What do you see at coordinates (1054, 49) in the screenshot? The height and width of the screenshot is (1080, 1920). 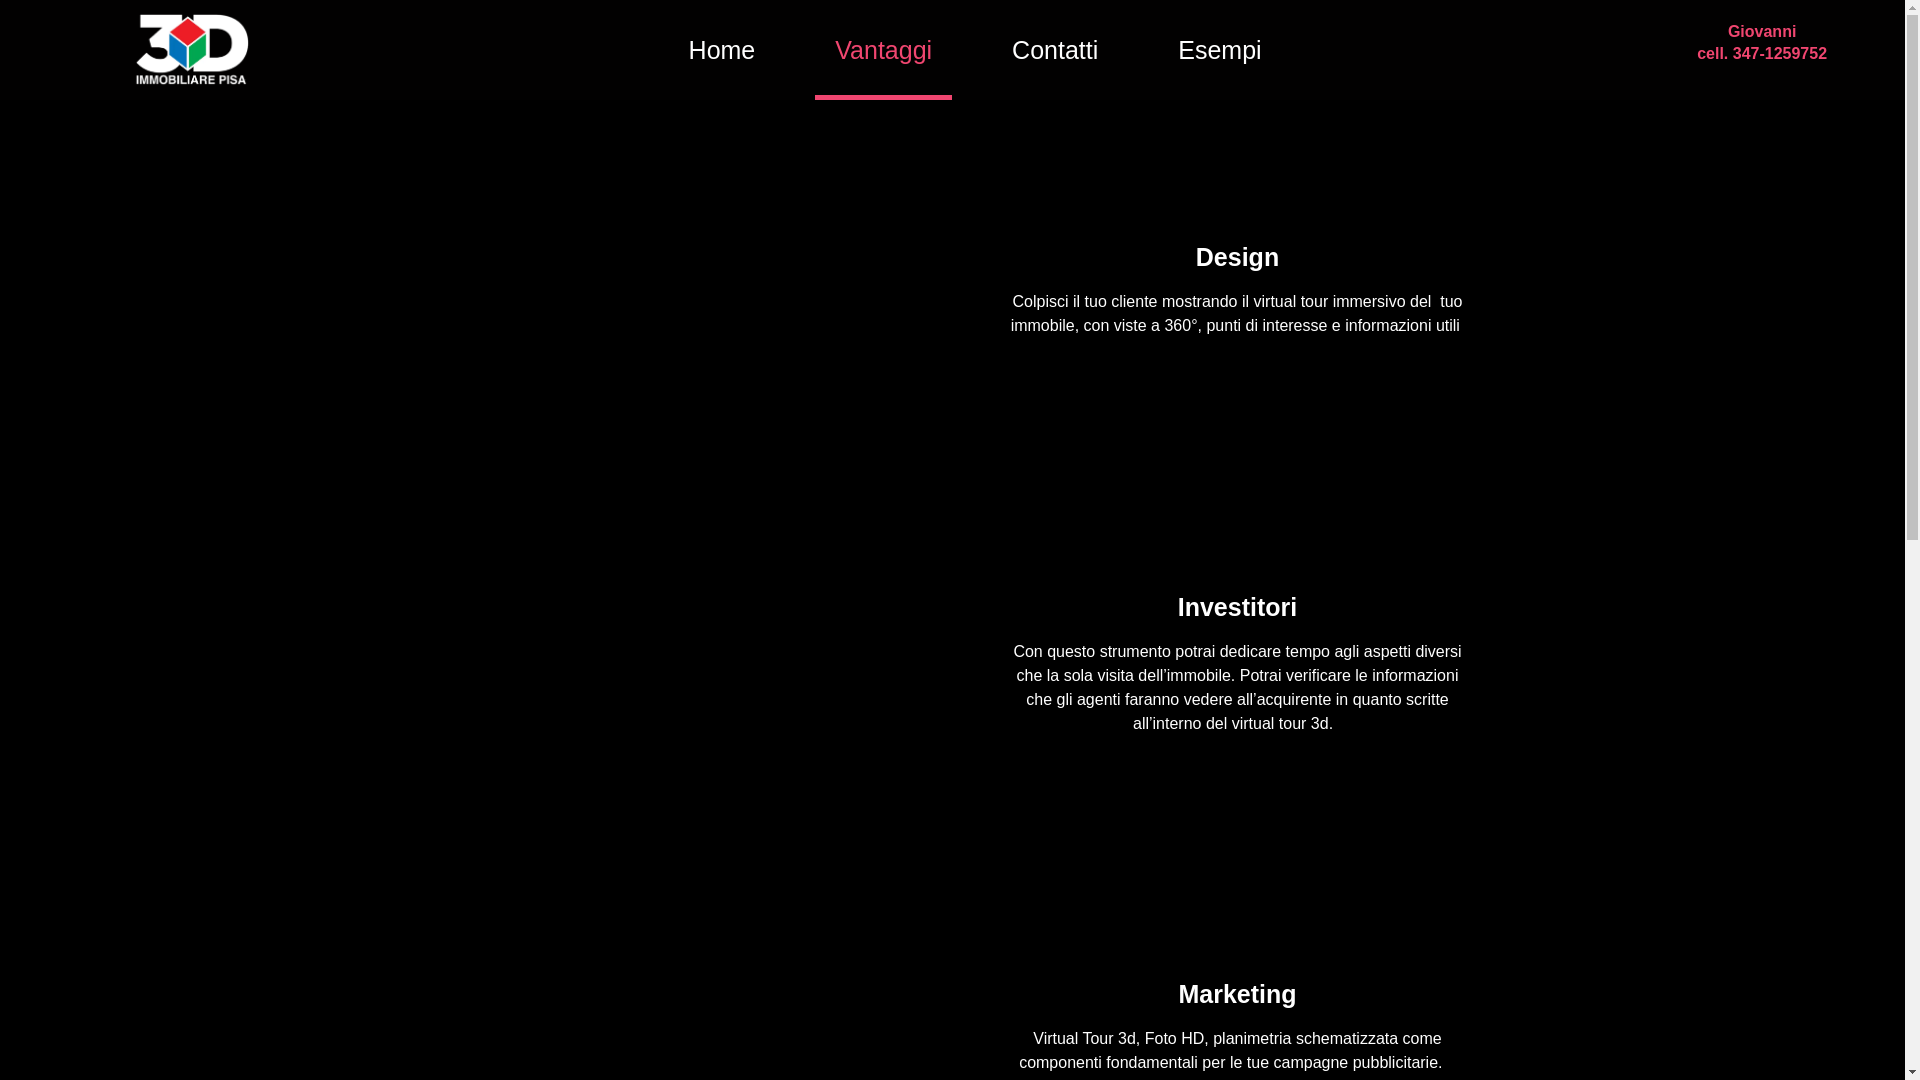 I see `'Contatti'` at bounding box center [1054, 49].